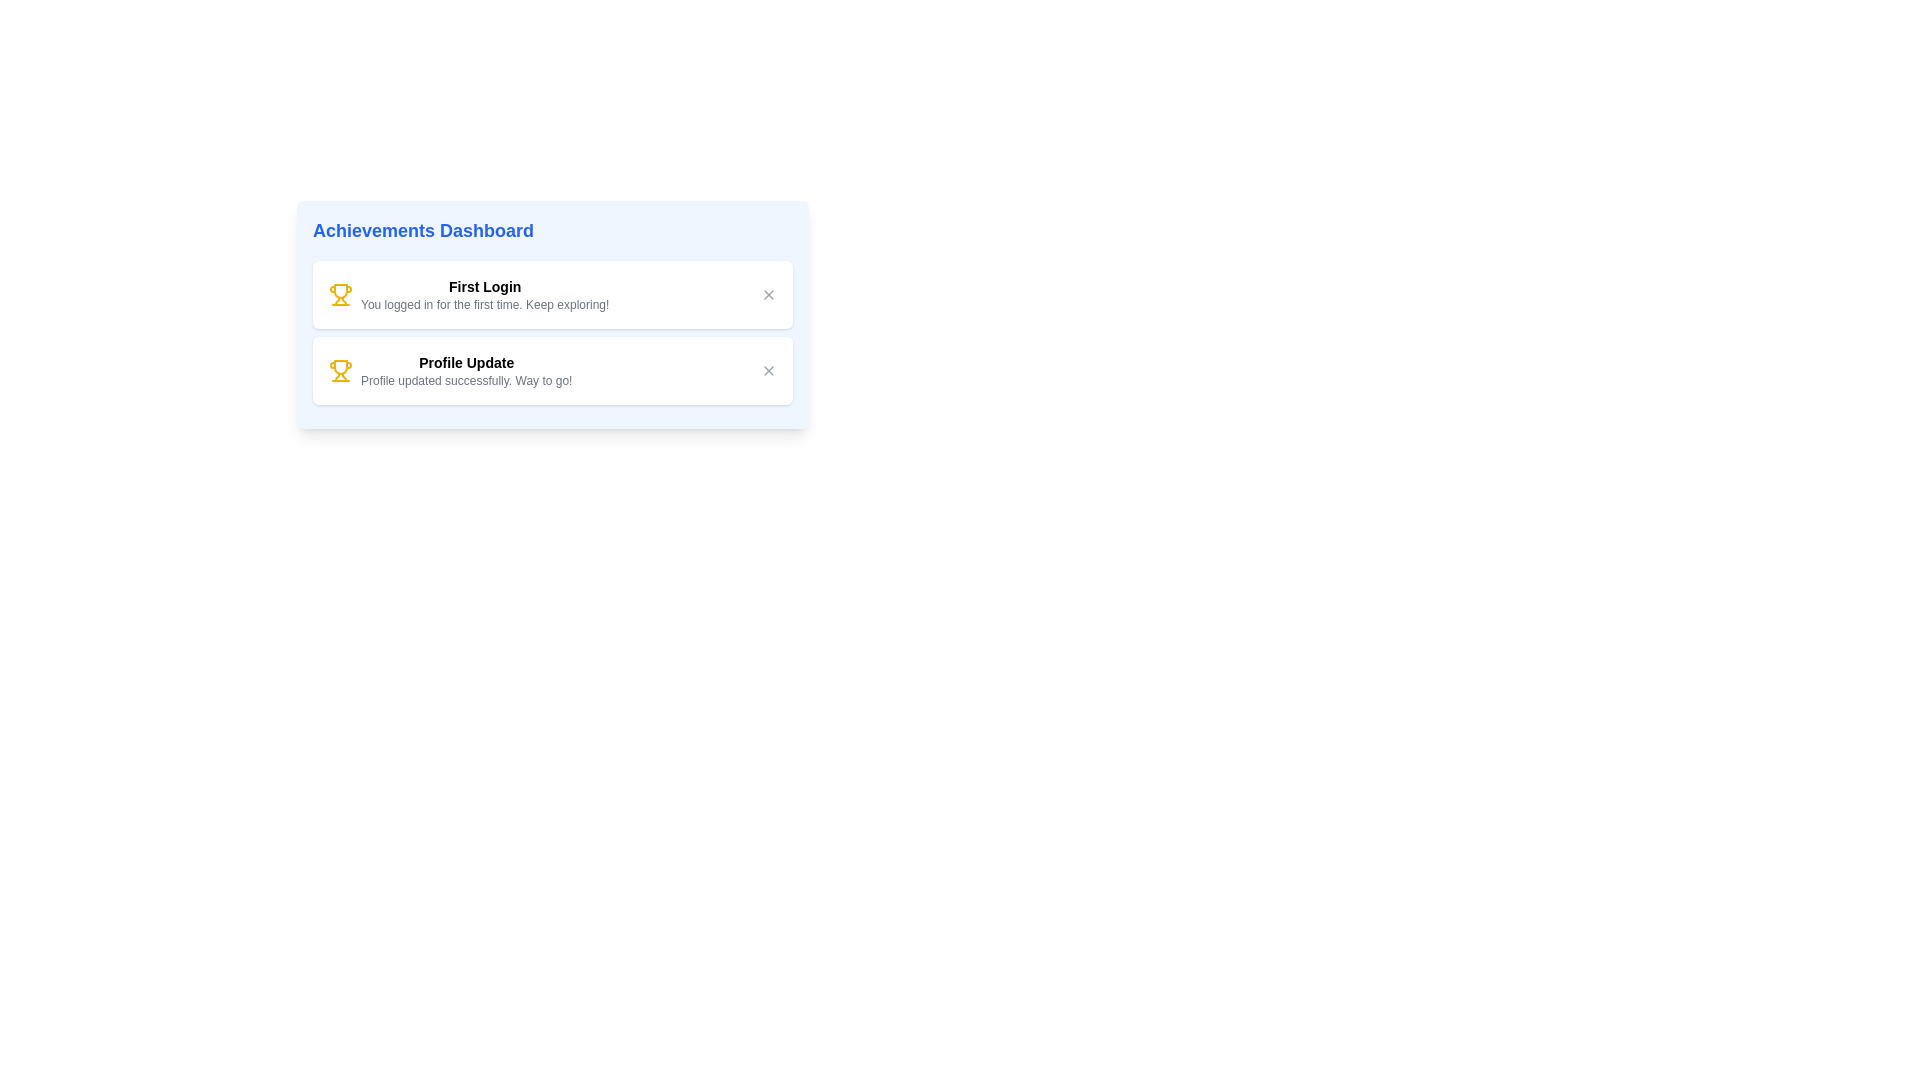 Image resolution: width=1920 pixels, height=1080 pixels. Describe the element at coordinates (465, 362) in the screenshot. I see `text of the Text Label located in the second achievement block of the Achievements Dashboard, positioned above the message 'Profile updated successfully. Way to go!' and next to the gold trophy icon` at that location.